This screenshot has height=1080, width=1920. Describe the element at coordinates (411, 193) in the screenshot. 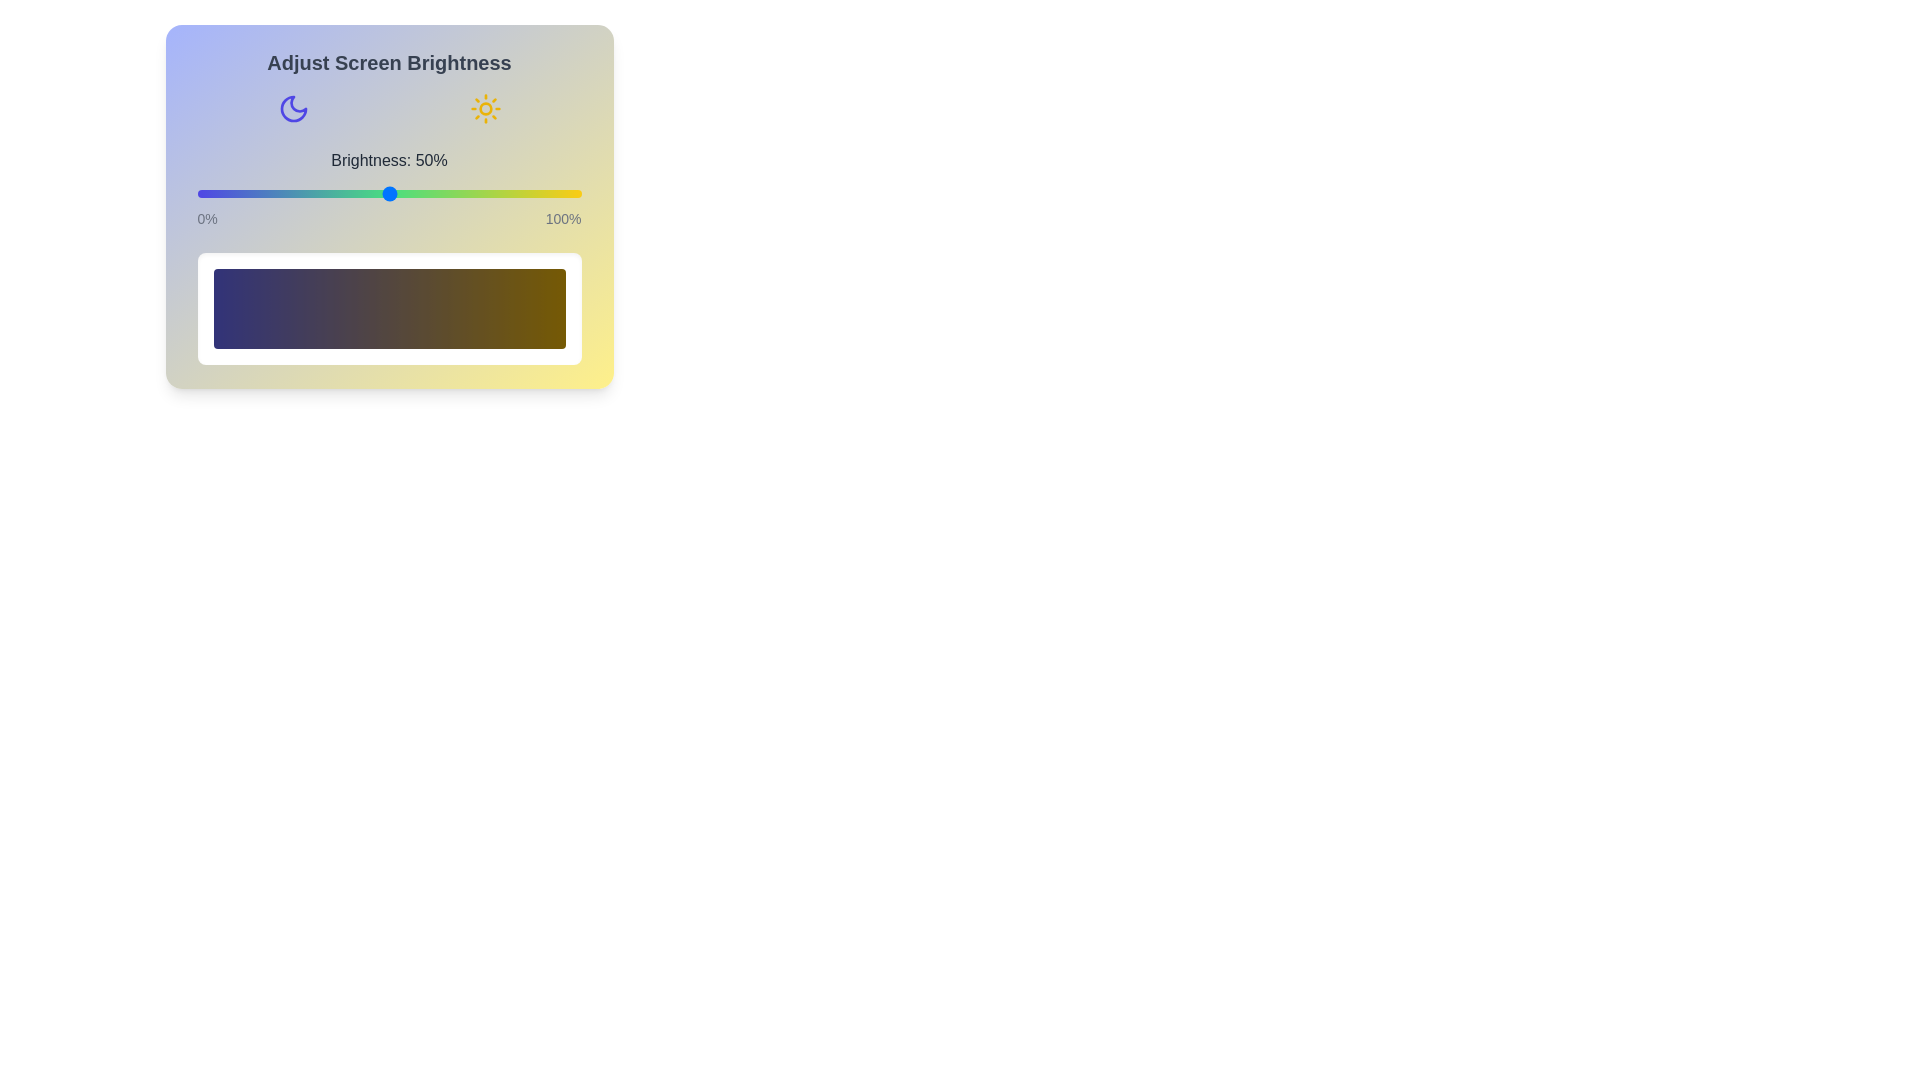

I see `the brightness slider to 56%` at that location.